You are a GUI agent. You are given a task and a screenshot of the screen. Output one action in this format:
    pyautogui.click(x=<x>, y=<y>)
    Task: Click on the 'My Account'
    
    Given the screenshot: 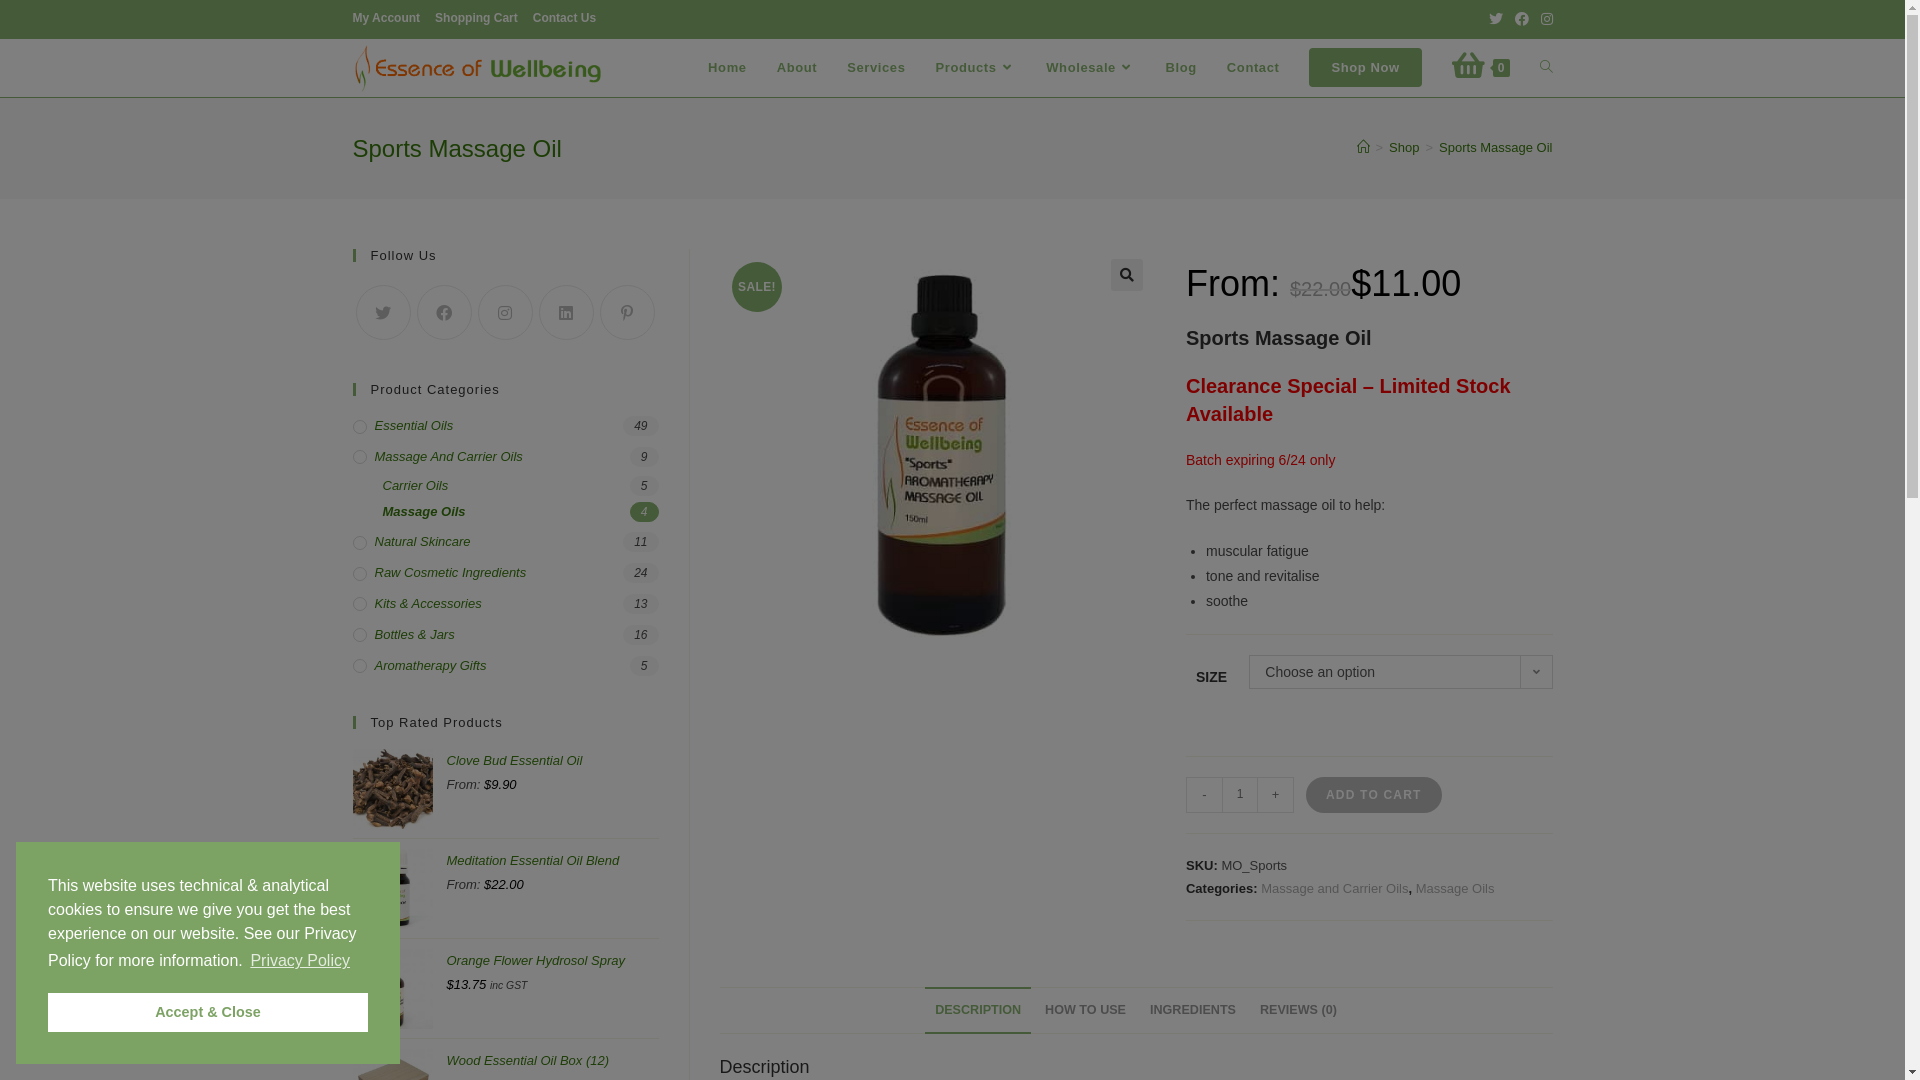 What is the action you would take?
    pyautogui.click(x=385, y=19)
    